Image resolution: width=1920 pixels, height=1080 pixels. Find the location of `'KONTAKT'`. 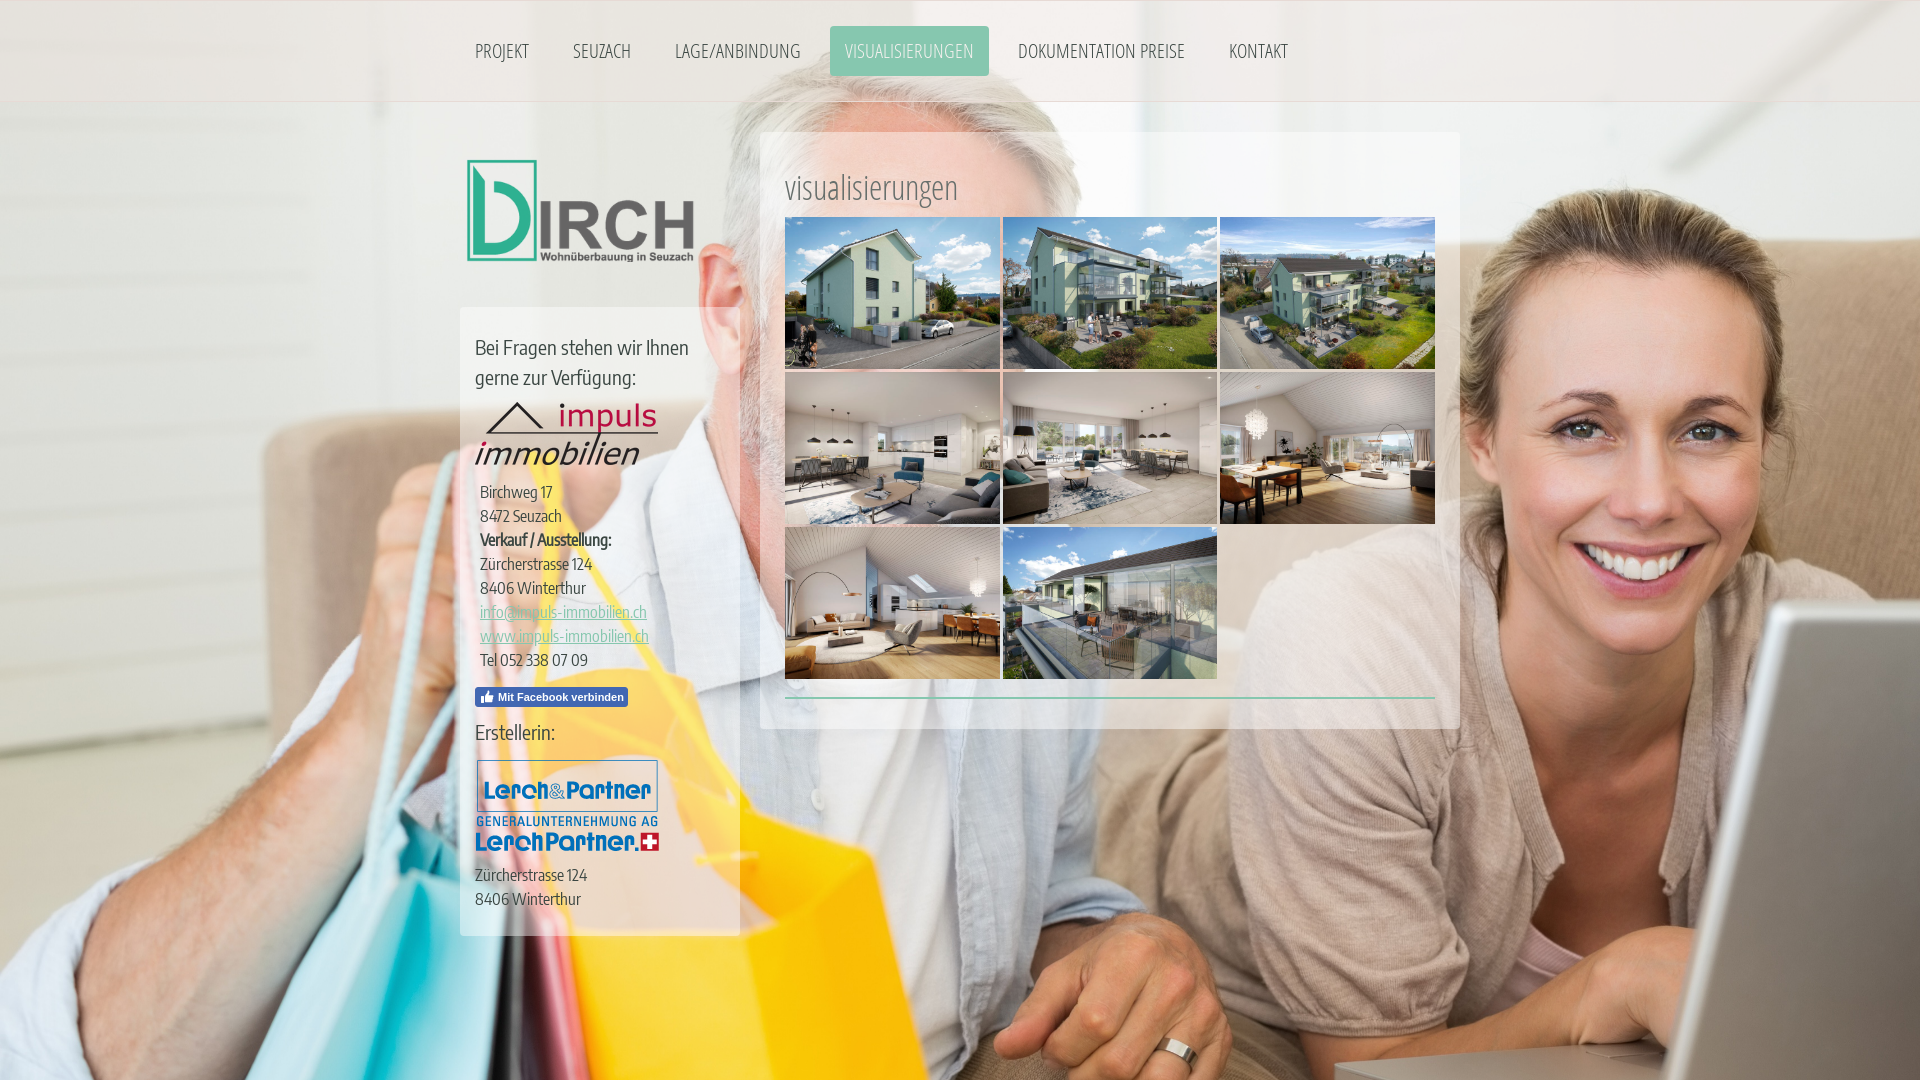

'KONTAKT' is located at coordinates (1257, 49).